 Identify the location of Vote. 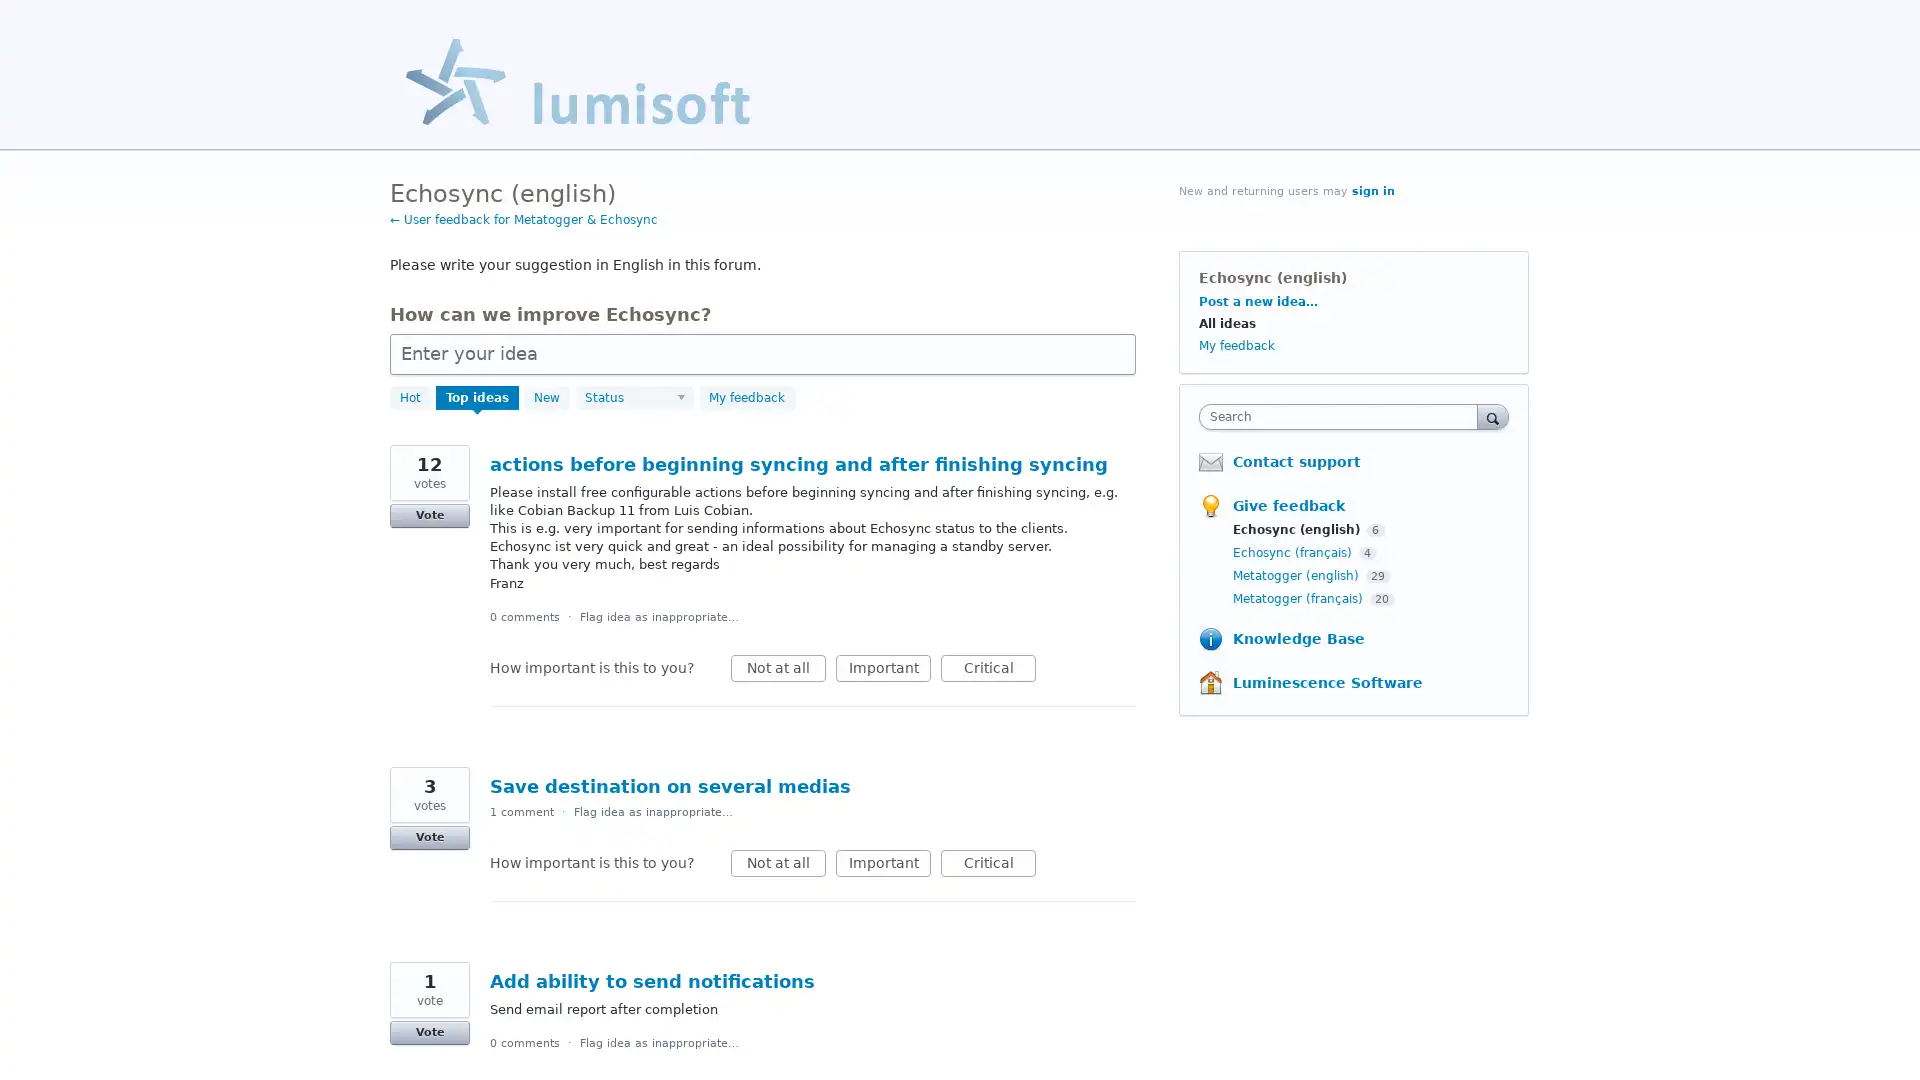
(429, 514).